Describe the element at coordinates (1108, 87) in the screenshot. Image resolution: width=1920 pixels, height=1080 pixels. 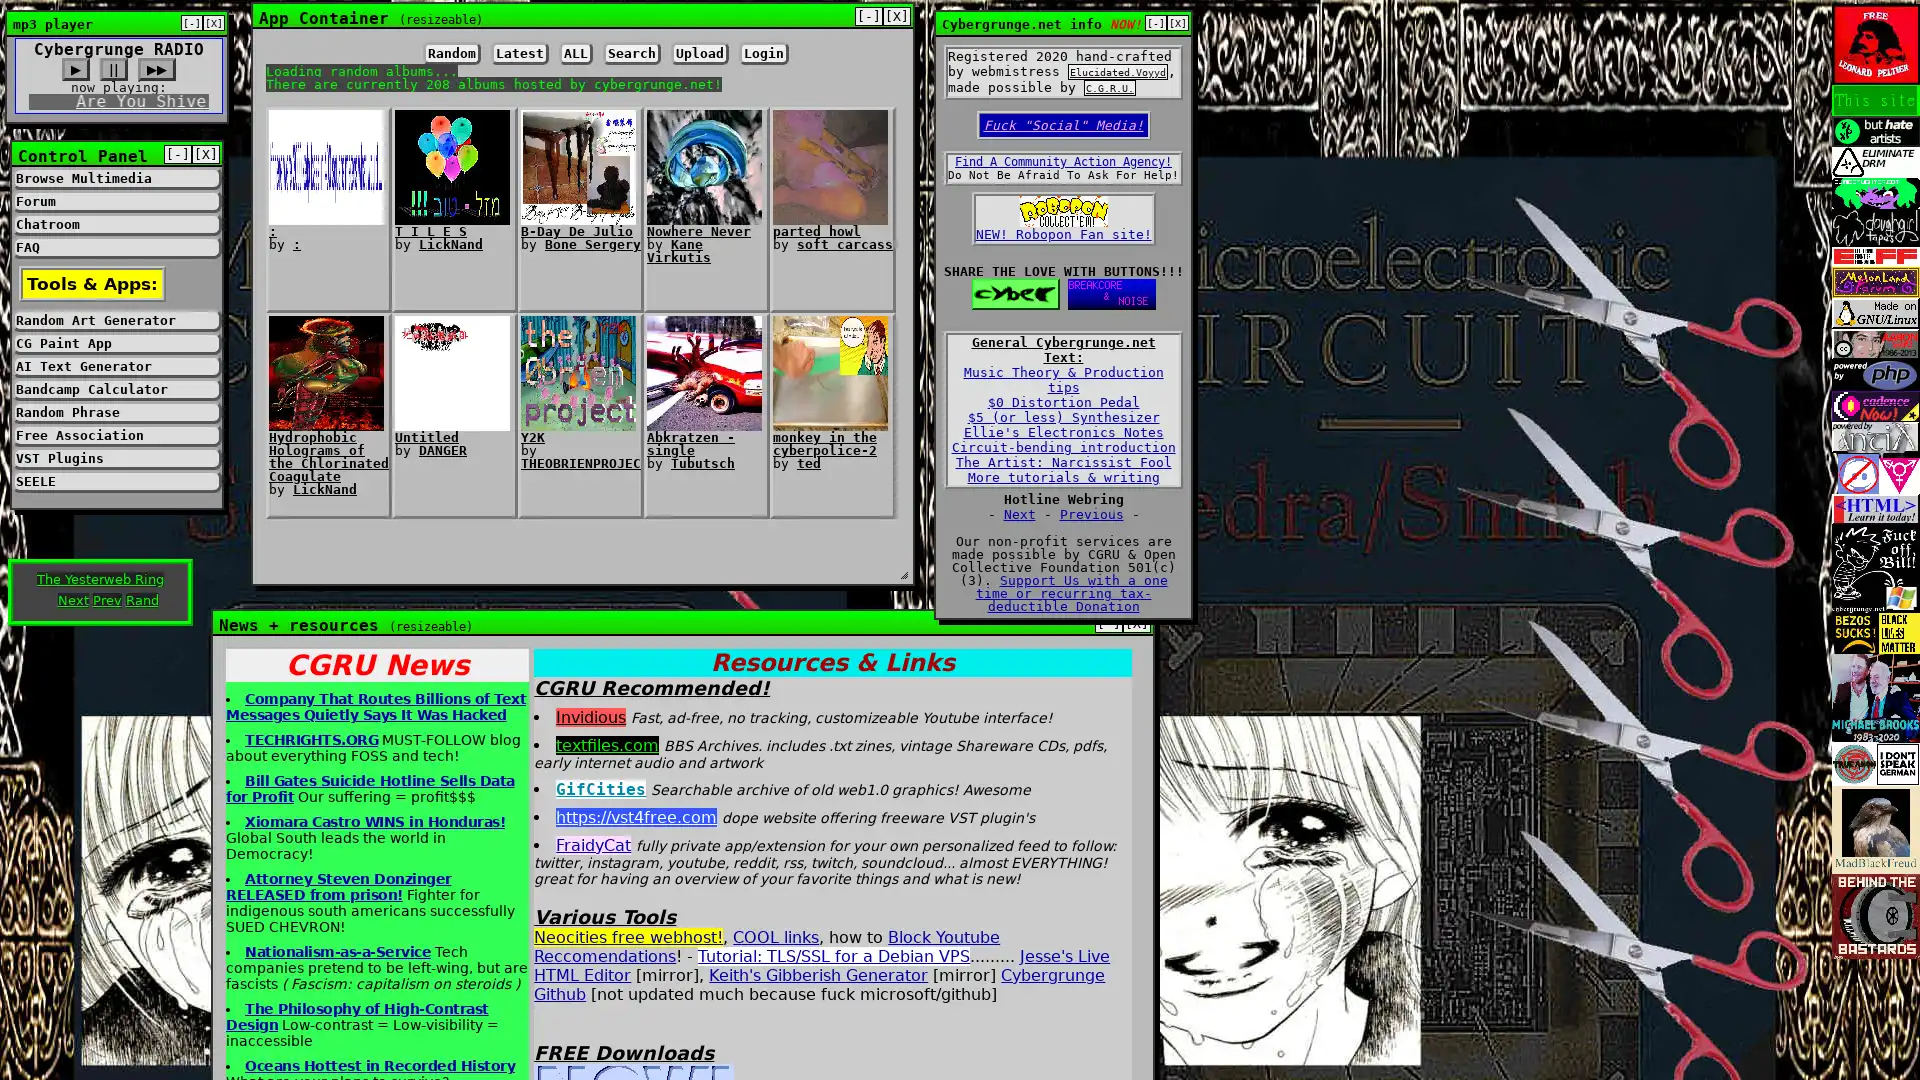
I see `C.G.R.U.` at that location.